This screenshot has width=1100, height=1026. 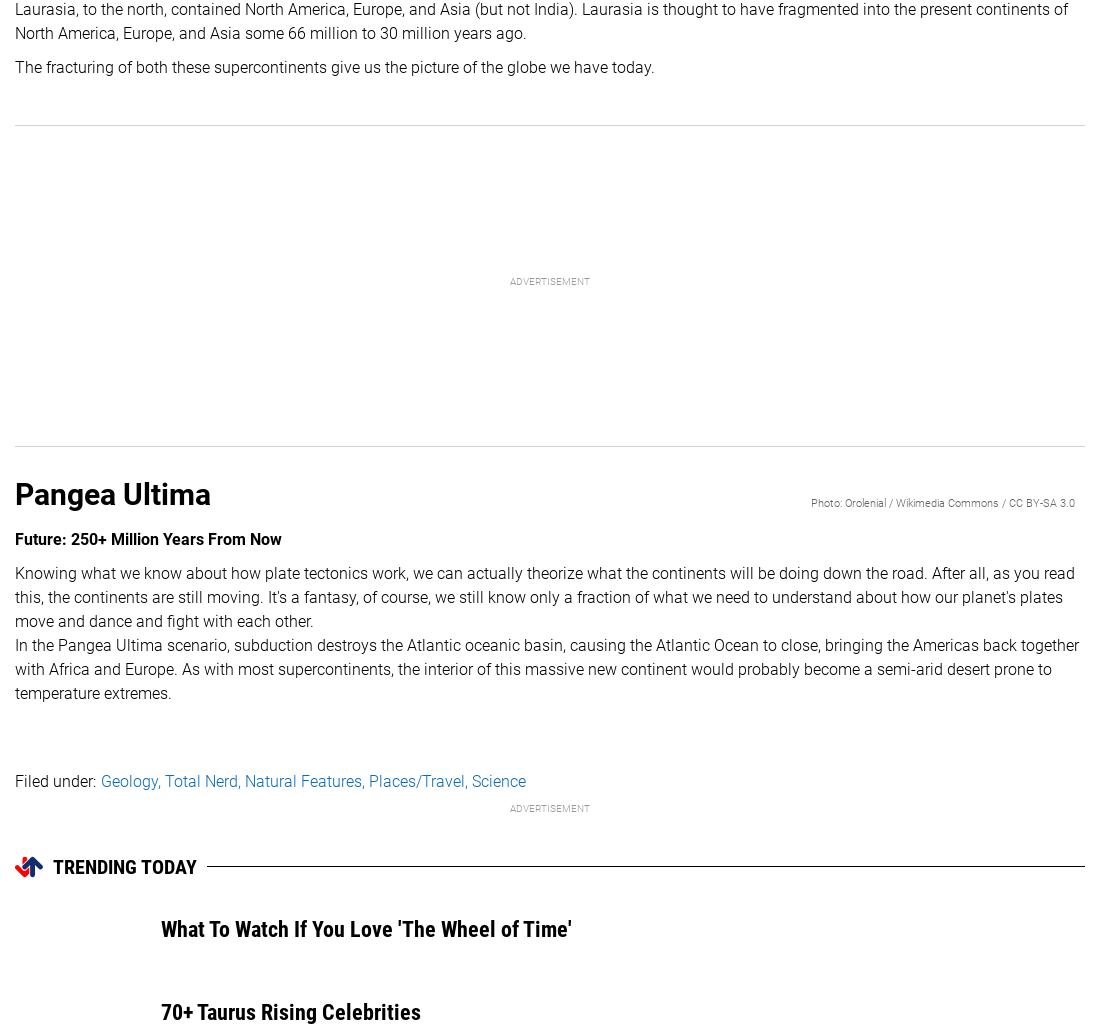 What do you see at coordinates (124, 866) in the screenshot?
I see `'TRENDING TODAY'` at bounding box center [124, 866].